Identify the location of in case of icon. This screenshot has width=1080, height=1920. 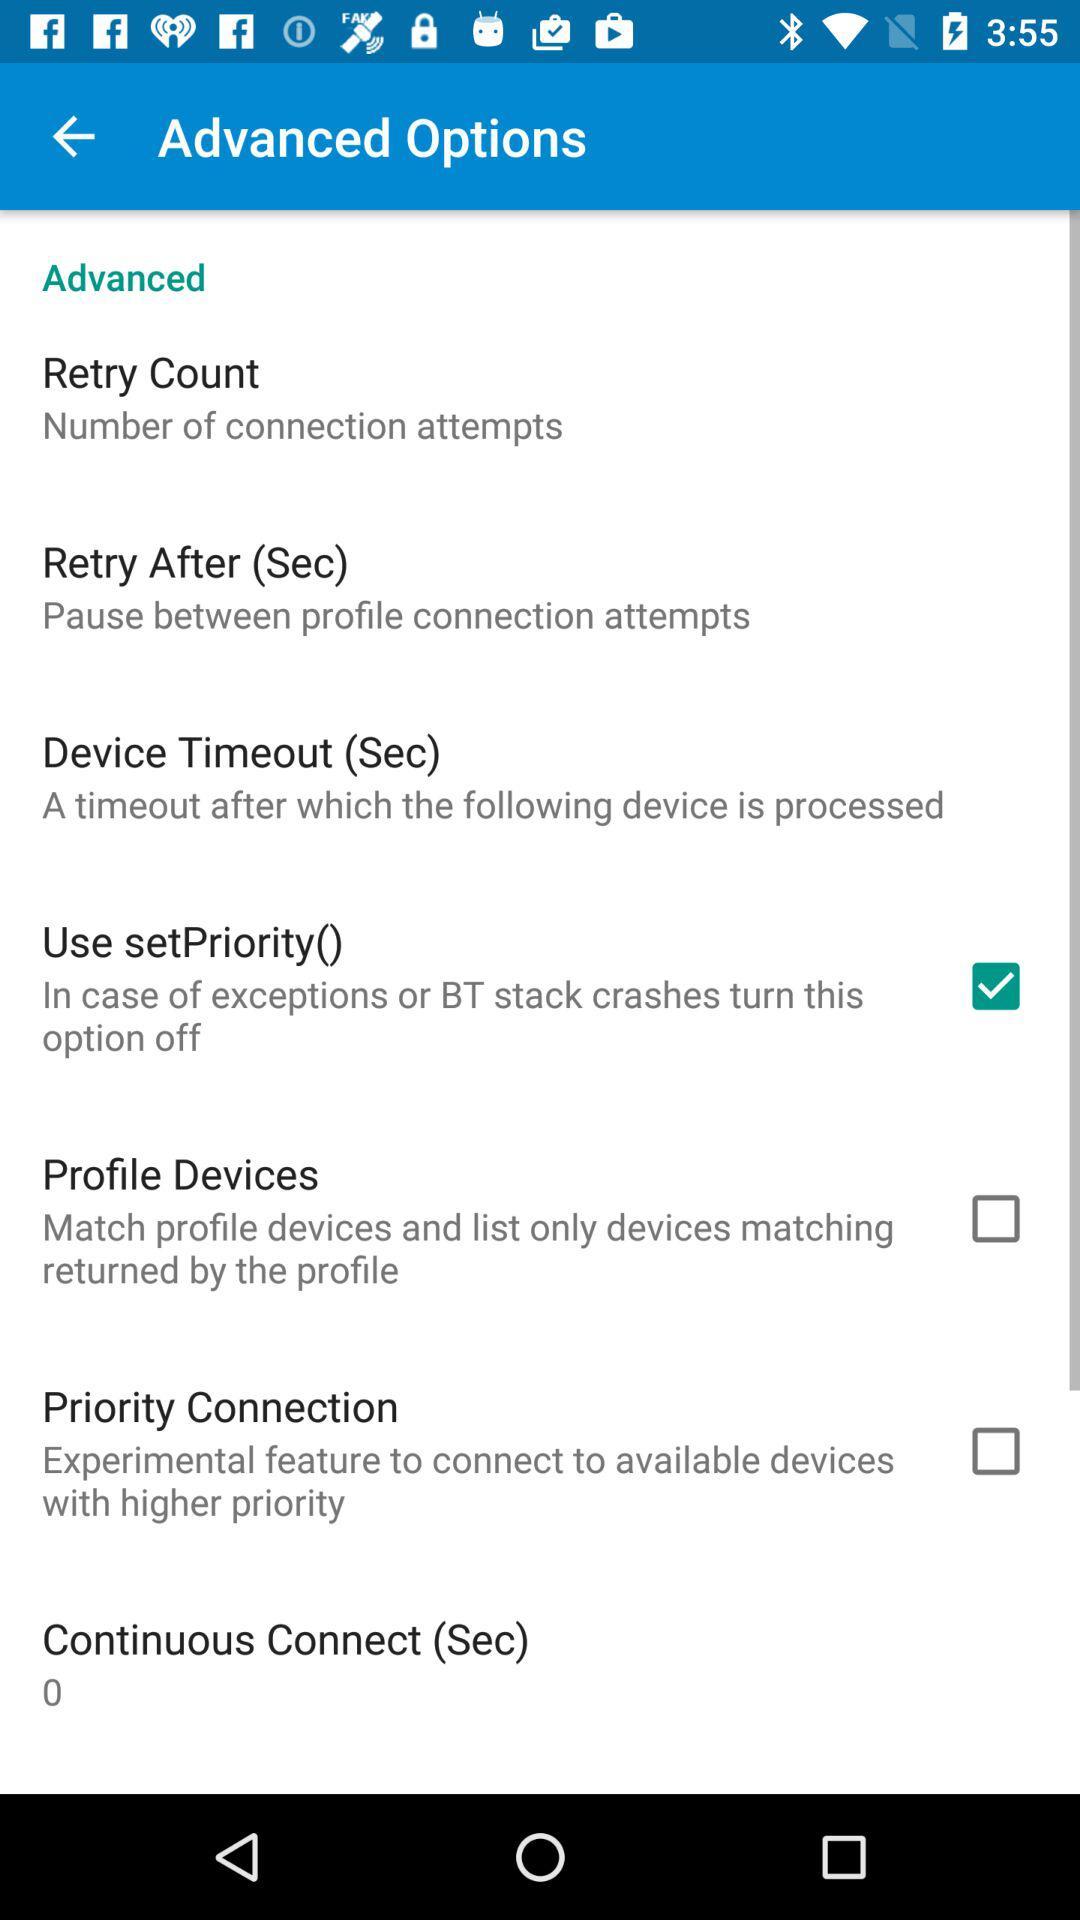
(477, 1015).